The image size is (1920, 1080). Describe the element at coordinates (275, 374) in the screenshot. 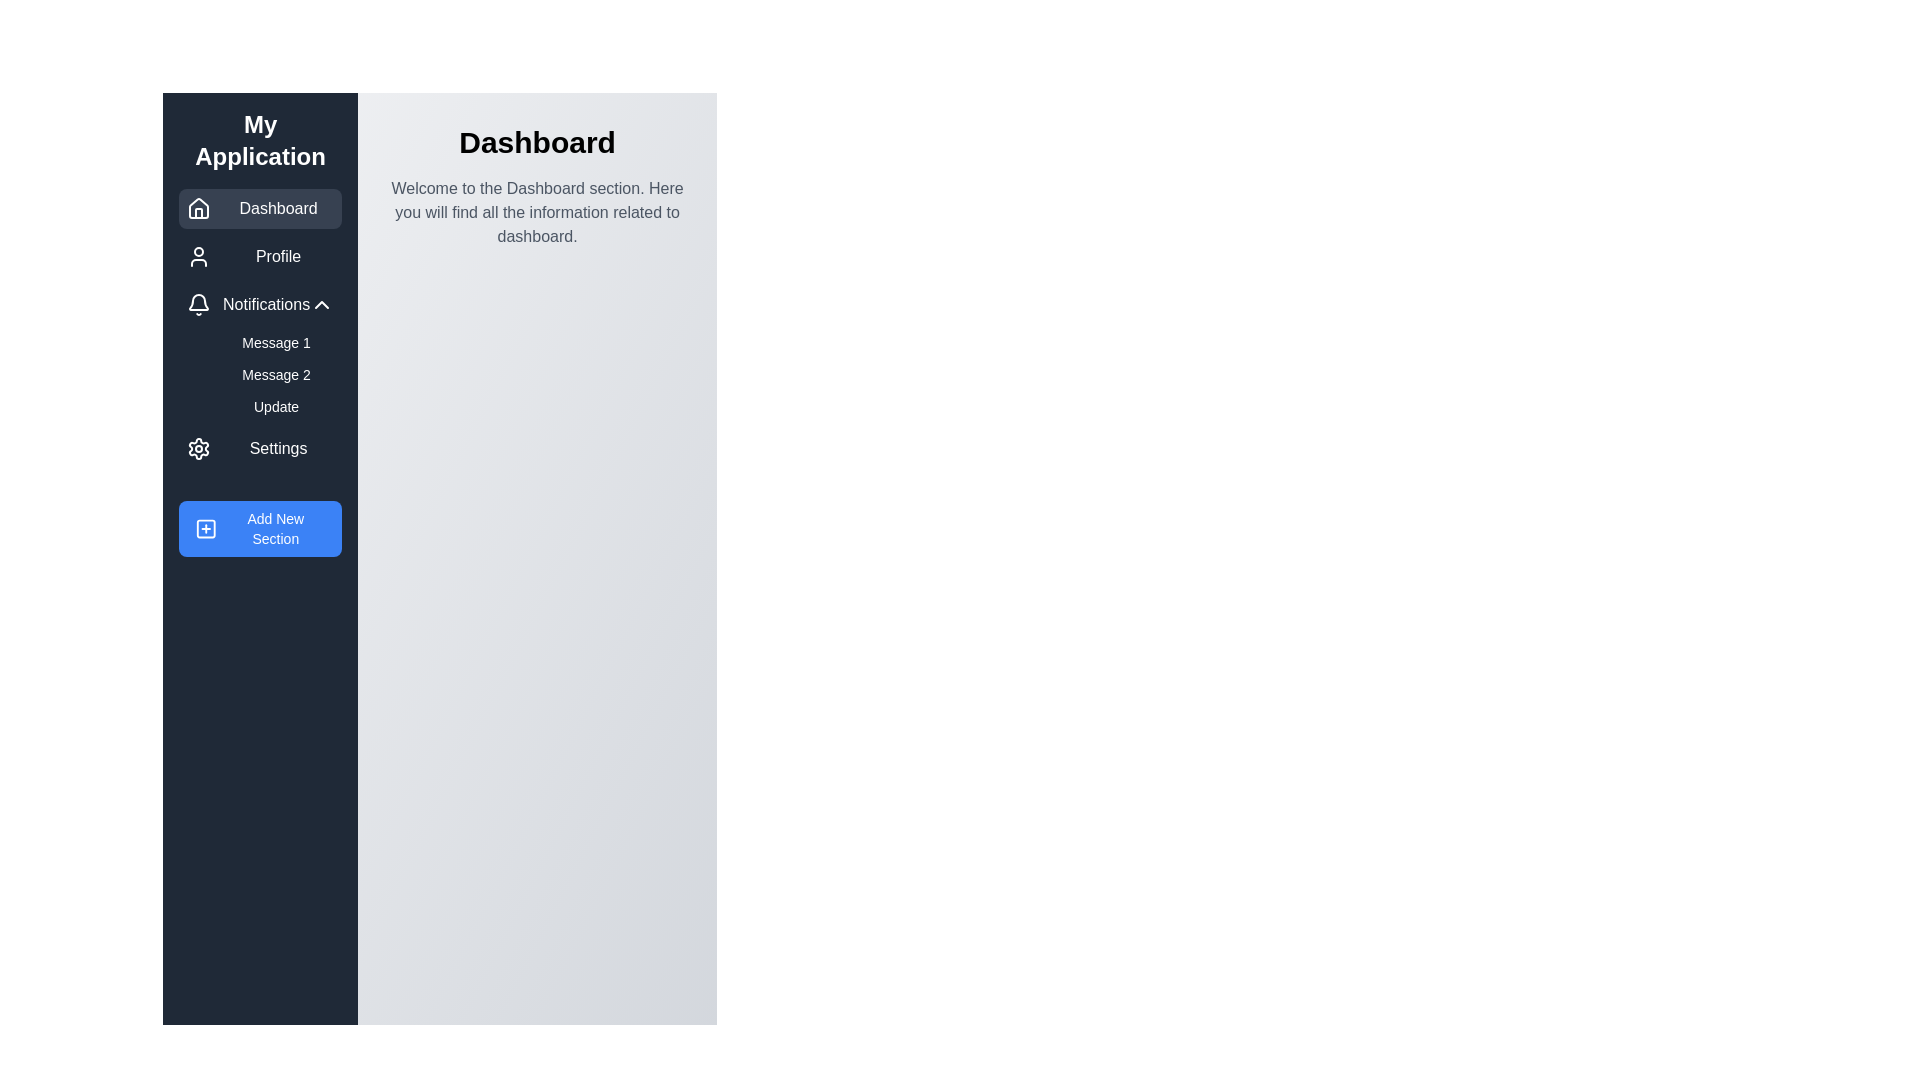

I see `the Text label that serves as a navigational label for 'Message 2', located in the sidebar menu beneath 'Message 1' and above 'Update'` at that location.